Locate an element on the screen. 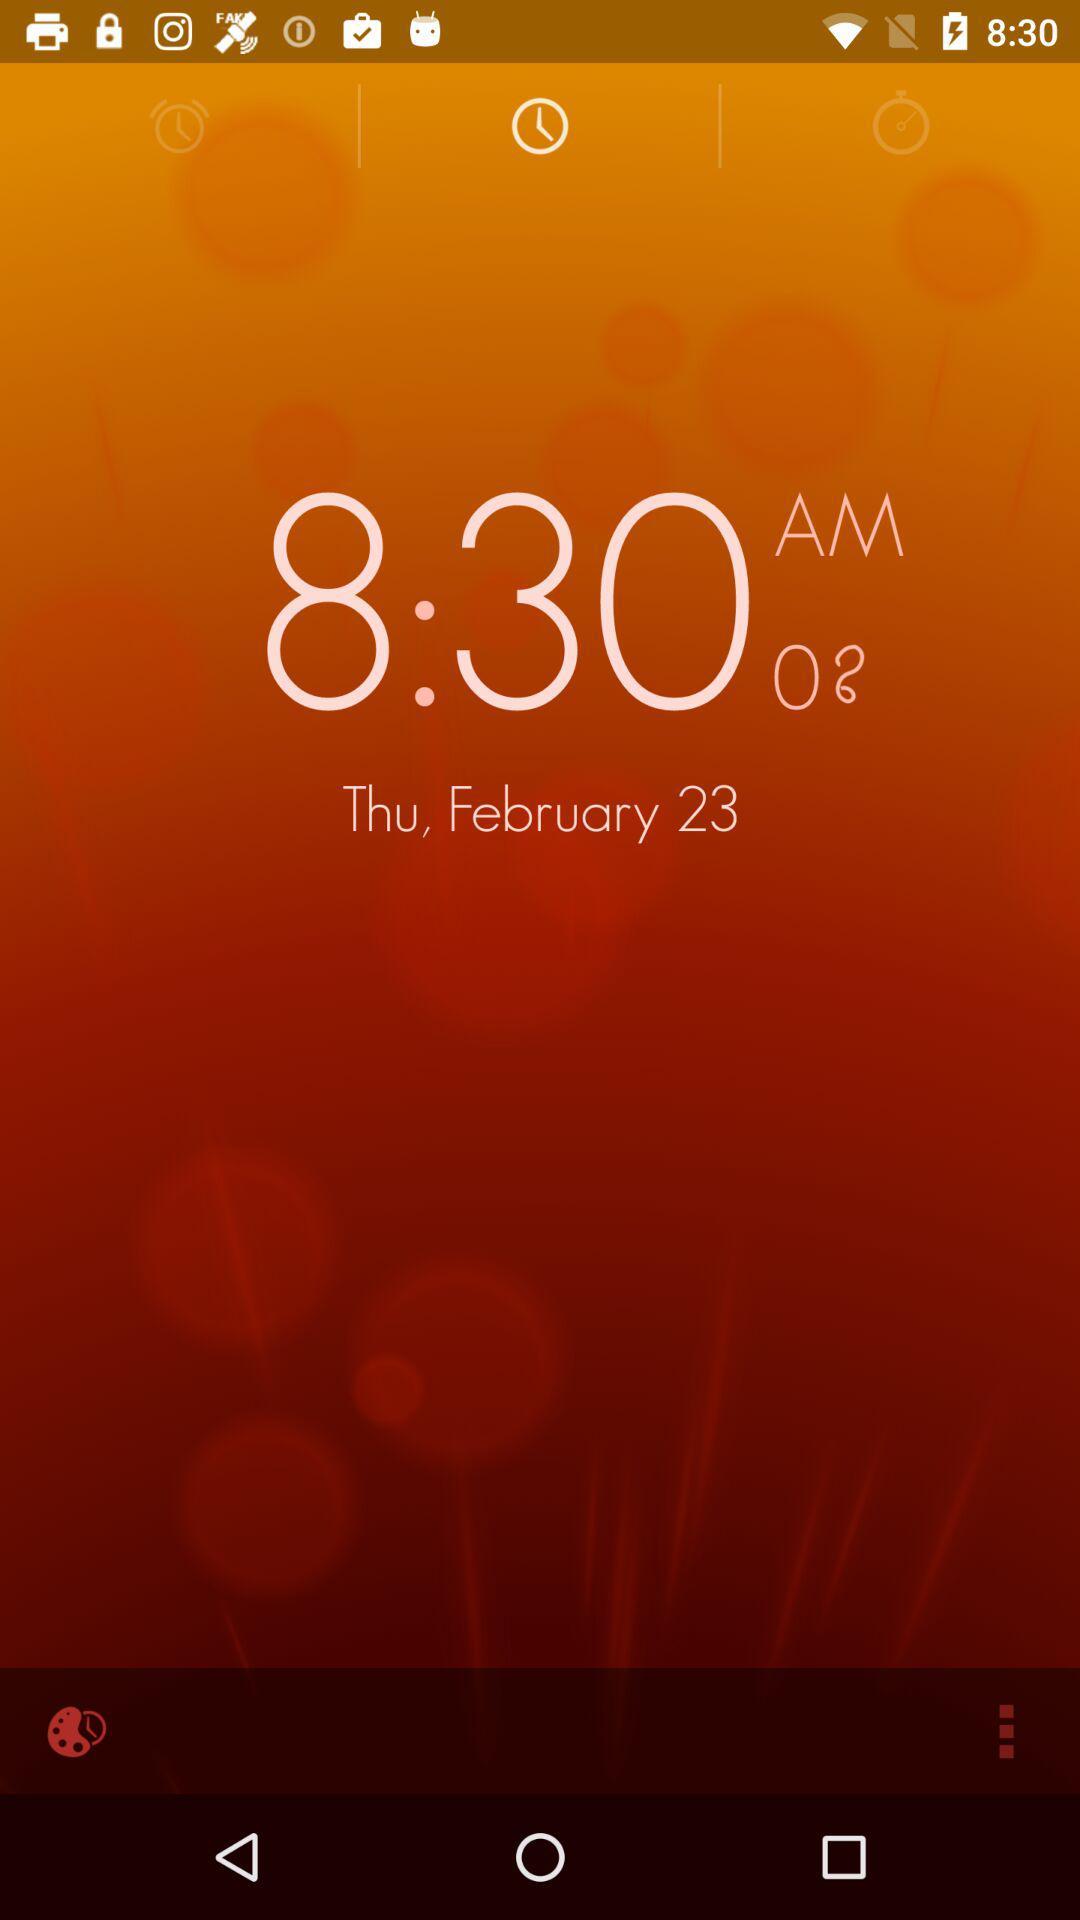  touch screen pallete is located at coordinates (72, 1730).